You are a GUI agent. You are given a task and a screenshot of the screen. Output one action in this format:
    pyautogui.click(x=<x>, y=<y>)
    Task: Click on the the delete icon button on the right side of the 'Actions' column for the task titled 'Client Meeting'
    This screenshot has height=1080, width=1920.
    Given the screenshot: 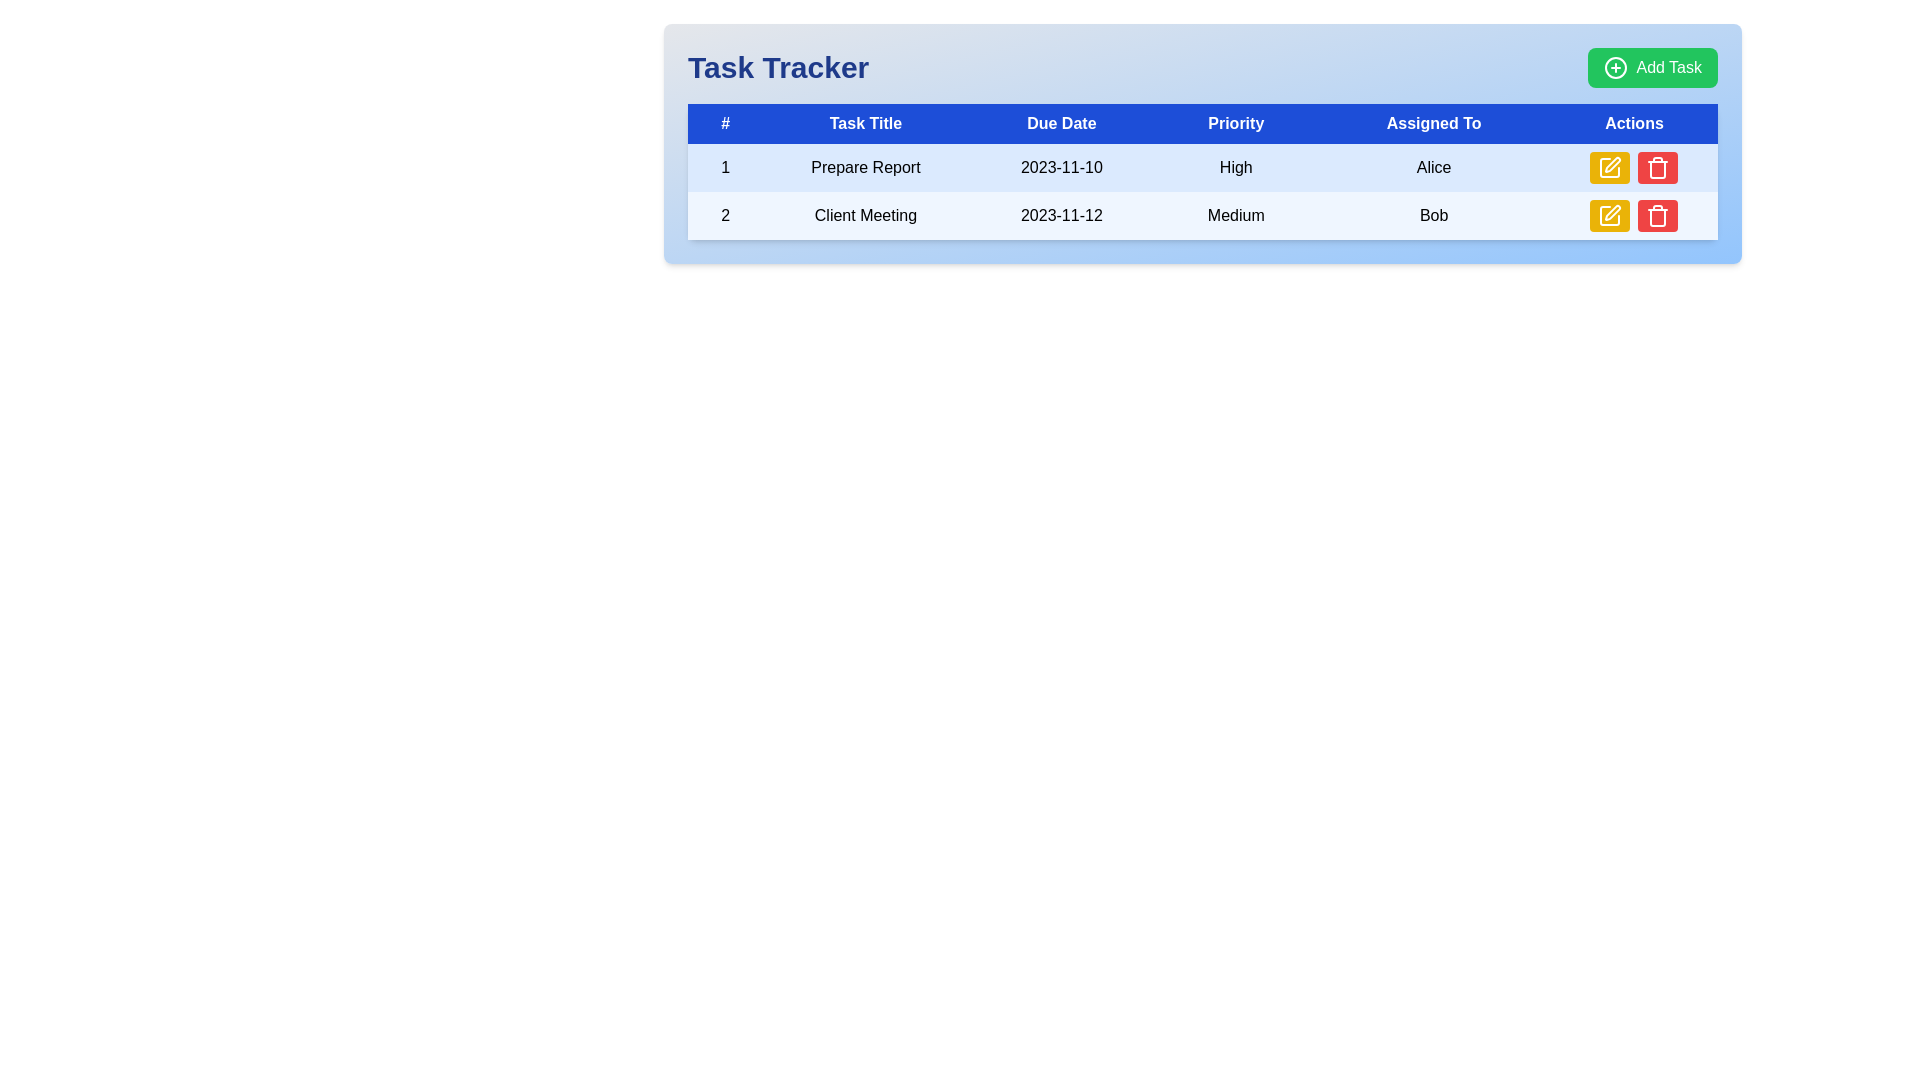 What is the action you would take?
    pyautogui.click(x=1658, y=216)
    